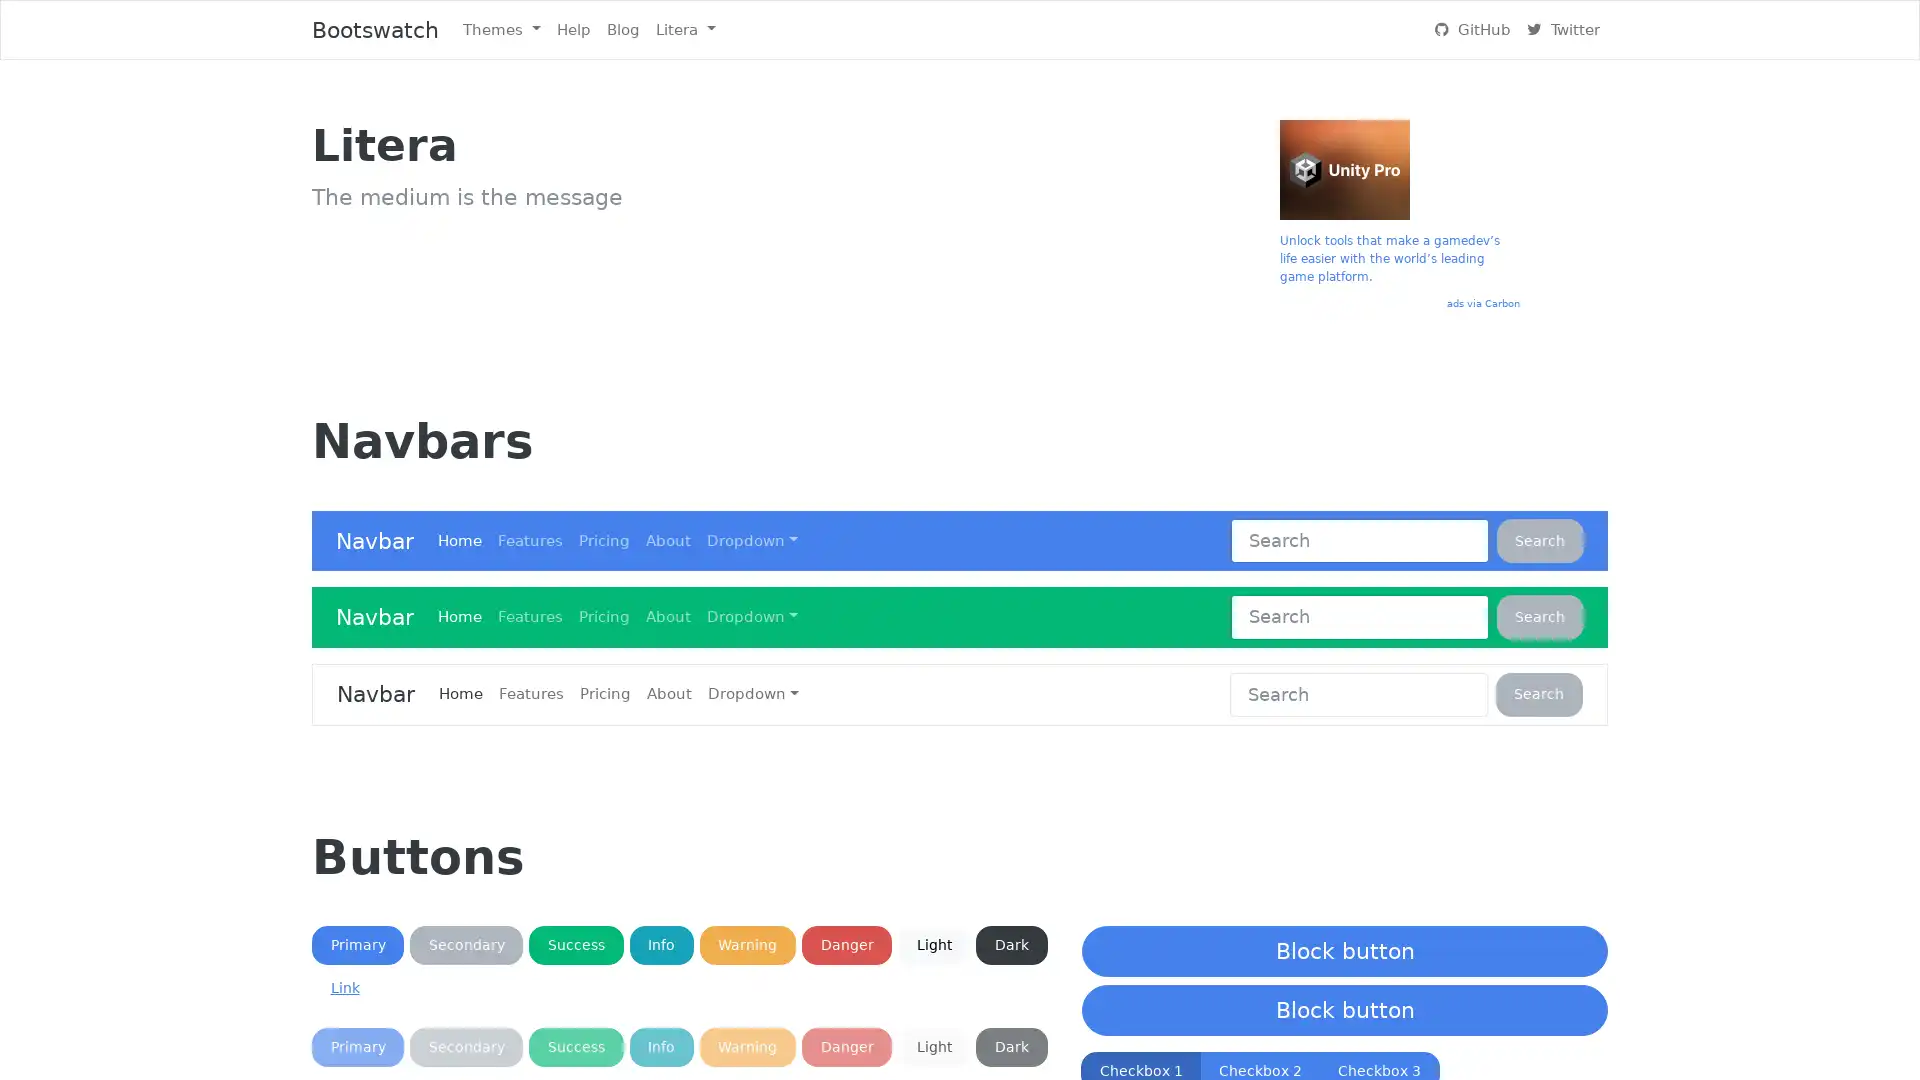  What do you see at coordinates (575, 945) in the screenshot?
I see `Success` at bounding box center [575, 945].